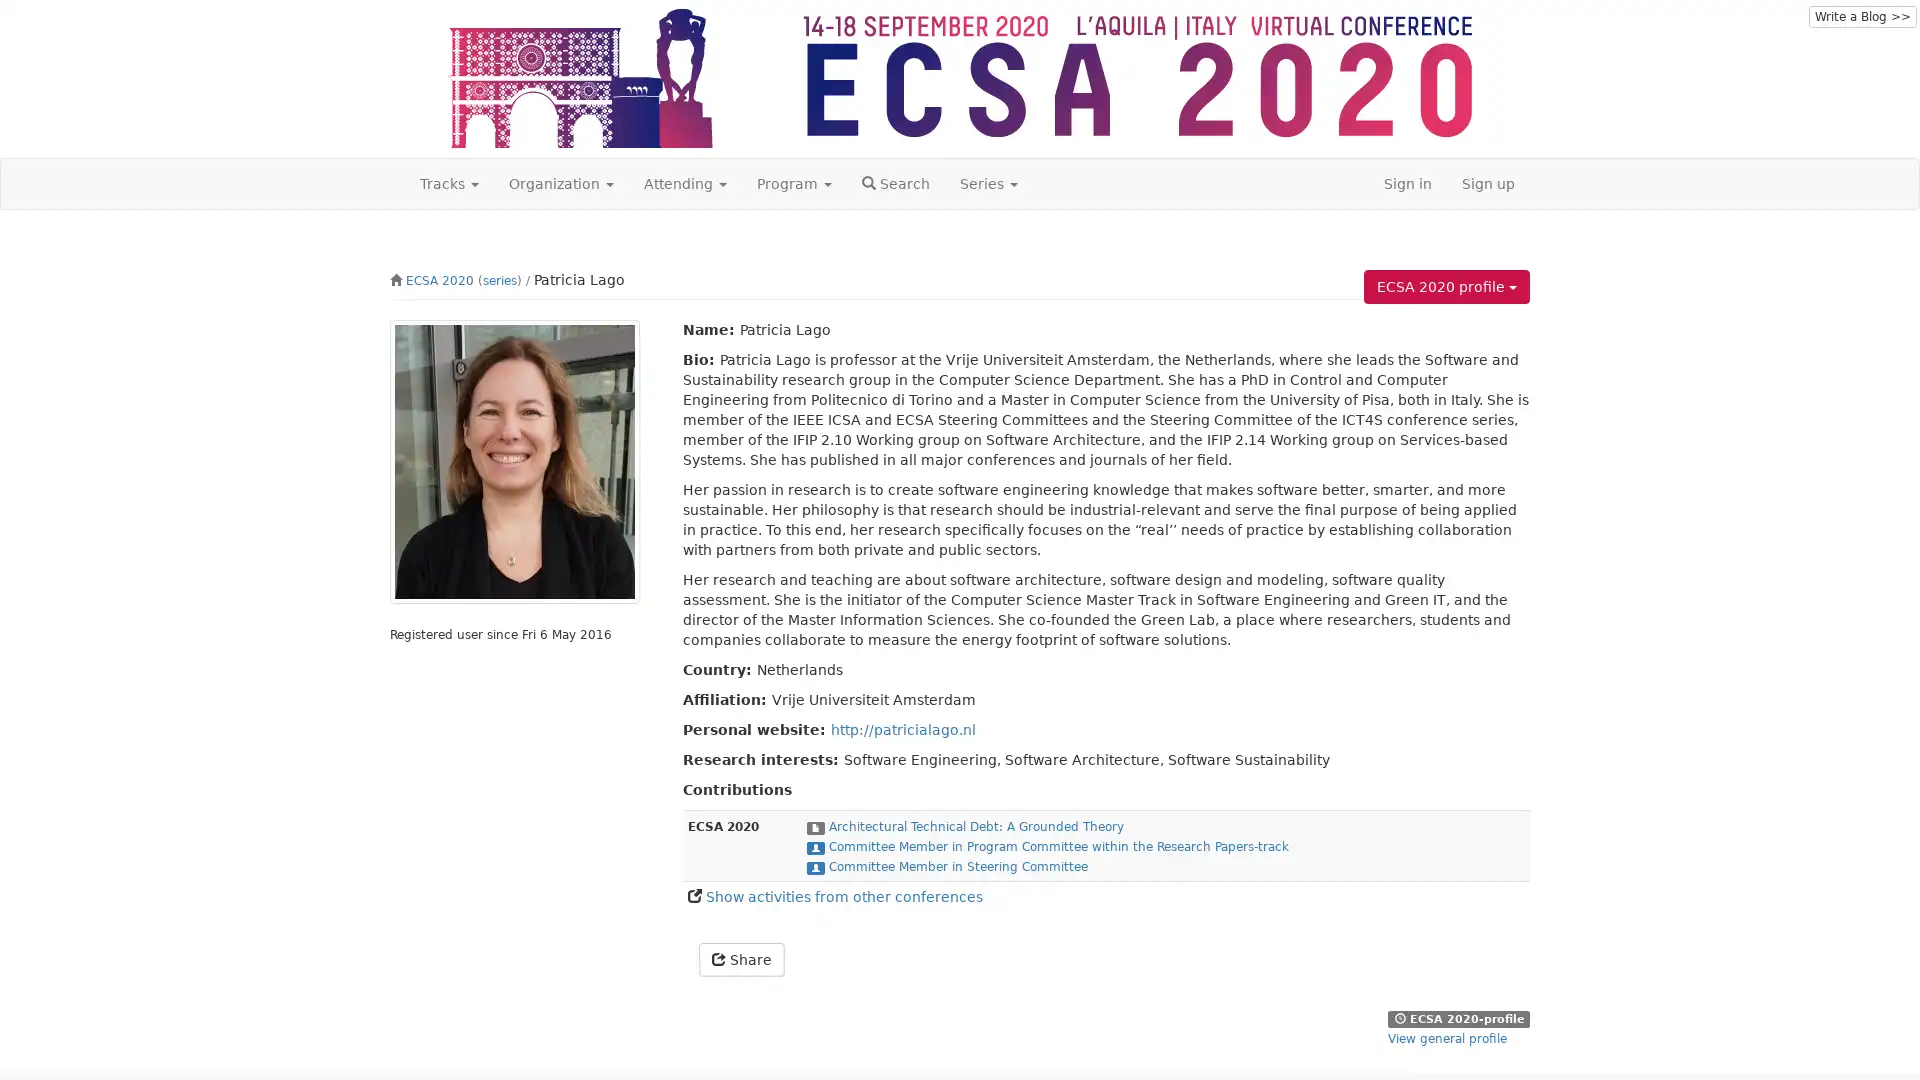 This screenshot has width=1920, height=1080. I want to click on ECSA 2020 profile, so click(1446, 286).